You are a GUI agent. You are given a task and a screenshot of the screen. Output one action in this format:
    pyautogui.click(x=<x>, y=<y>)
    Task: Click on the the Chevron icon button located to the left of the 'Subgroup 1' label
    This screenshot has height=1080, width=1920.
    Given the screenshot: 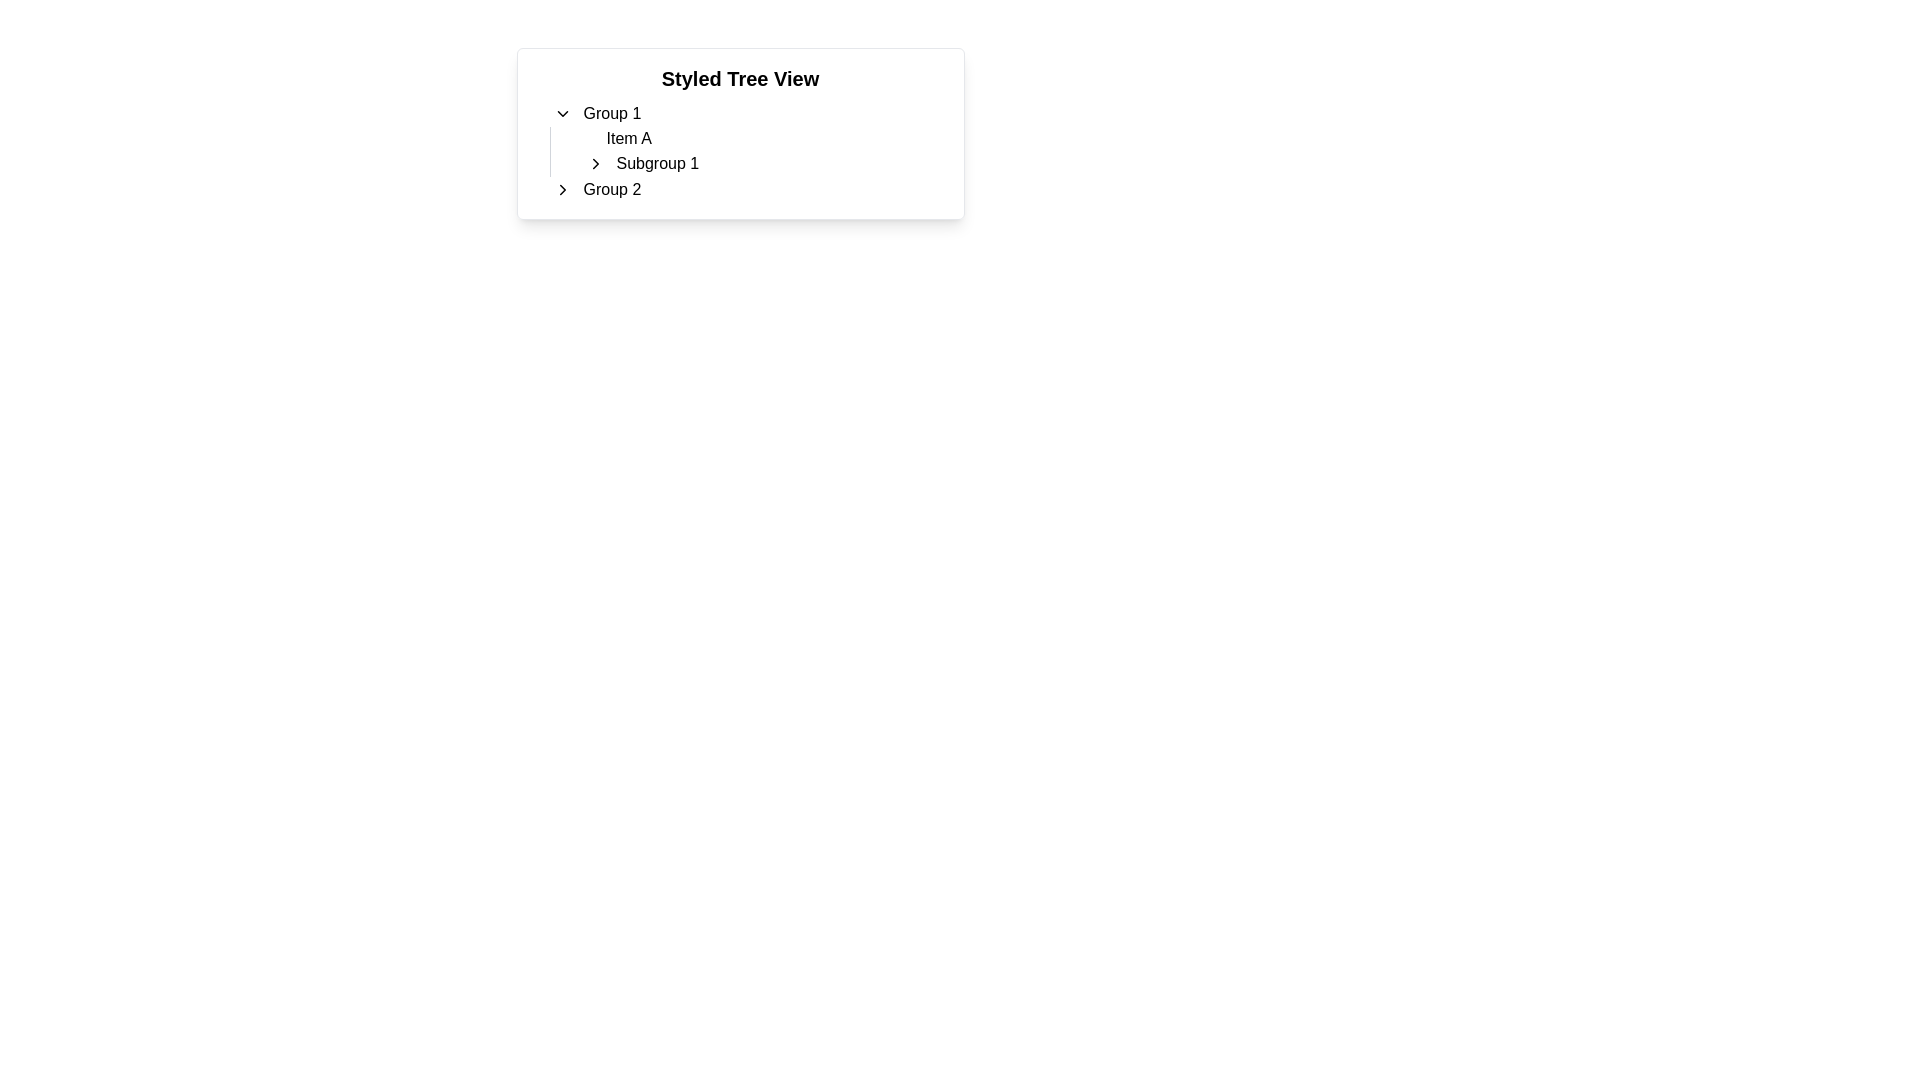 What is the action you would take?
    pyautogui.click(x=594, y=163)
    